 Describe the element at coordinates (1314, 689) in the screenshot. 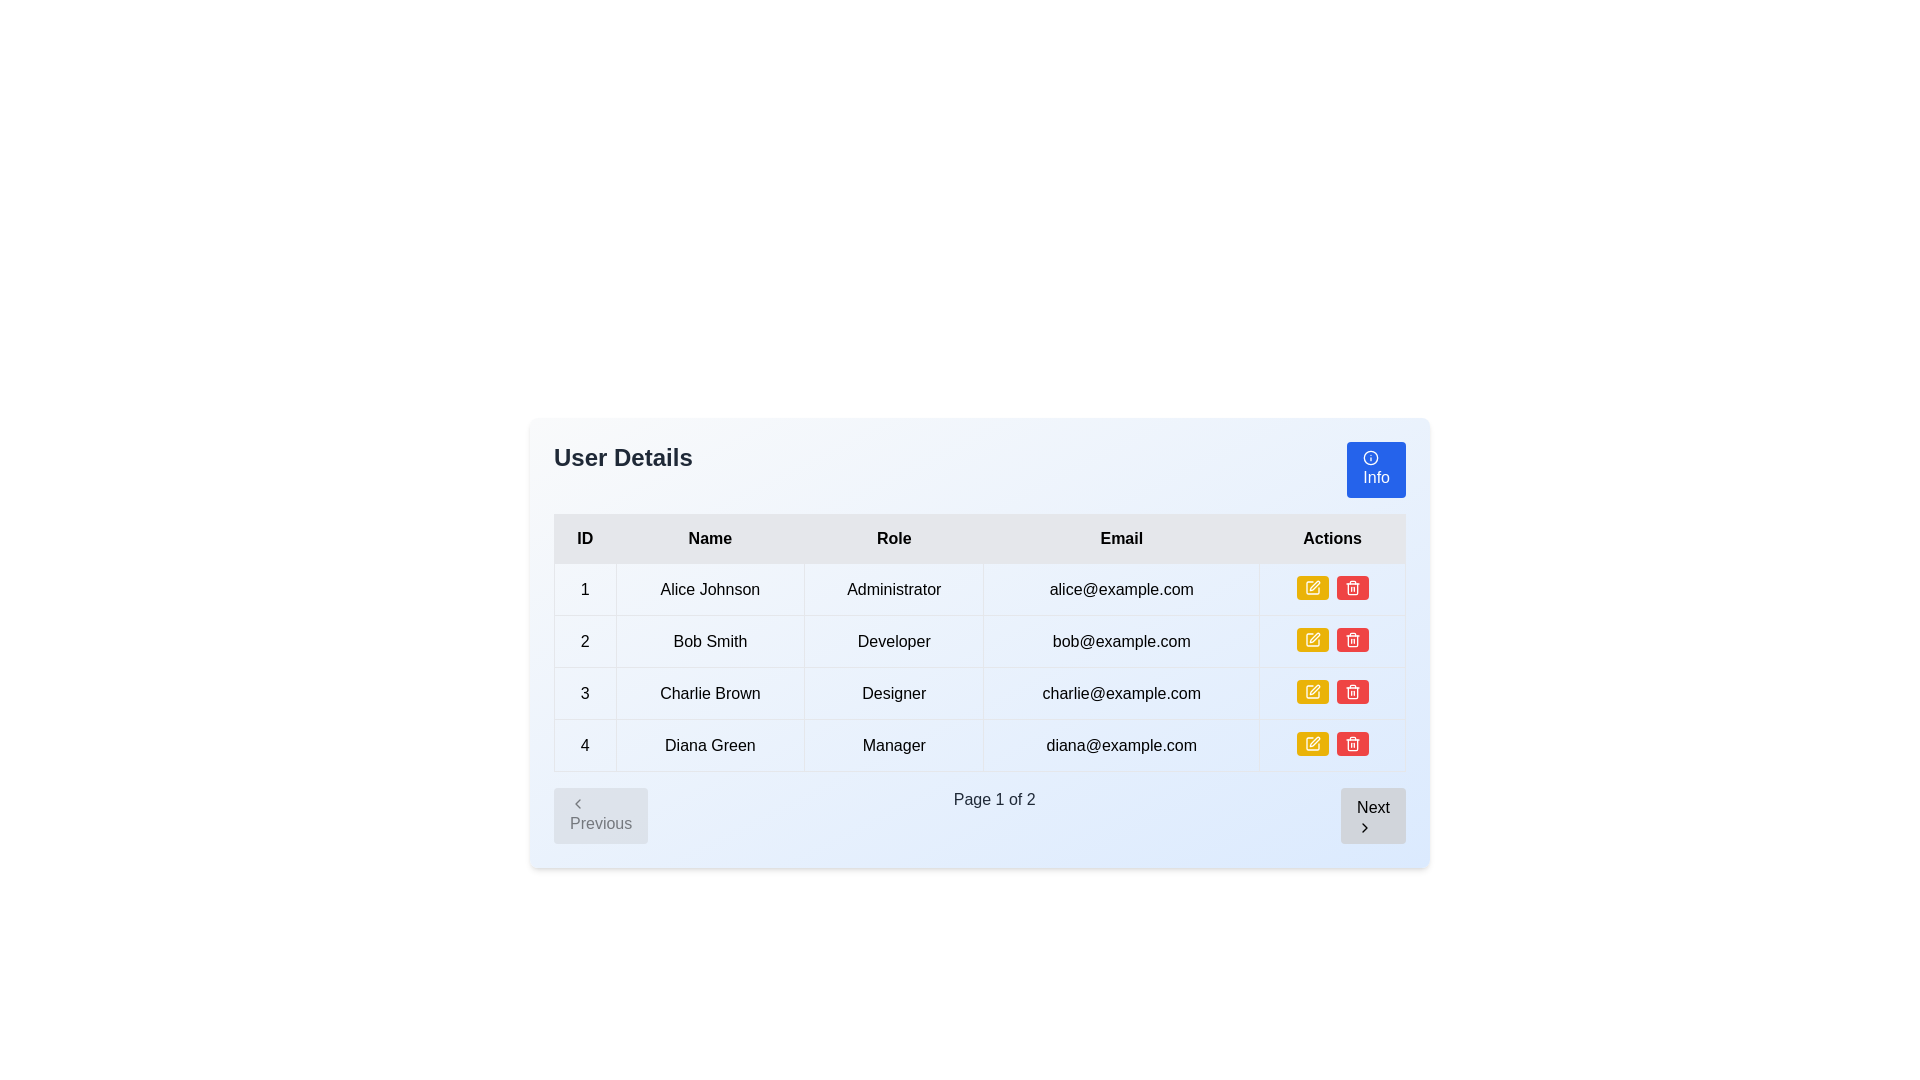

I see `the edit icon for user 'Charlie Brown' in the Actions column of the table` at that location.